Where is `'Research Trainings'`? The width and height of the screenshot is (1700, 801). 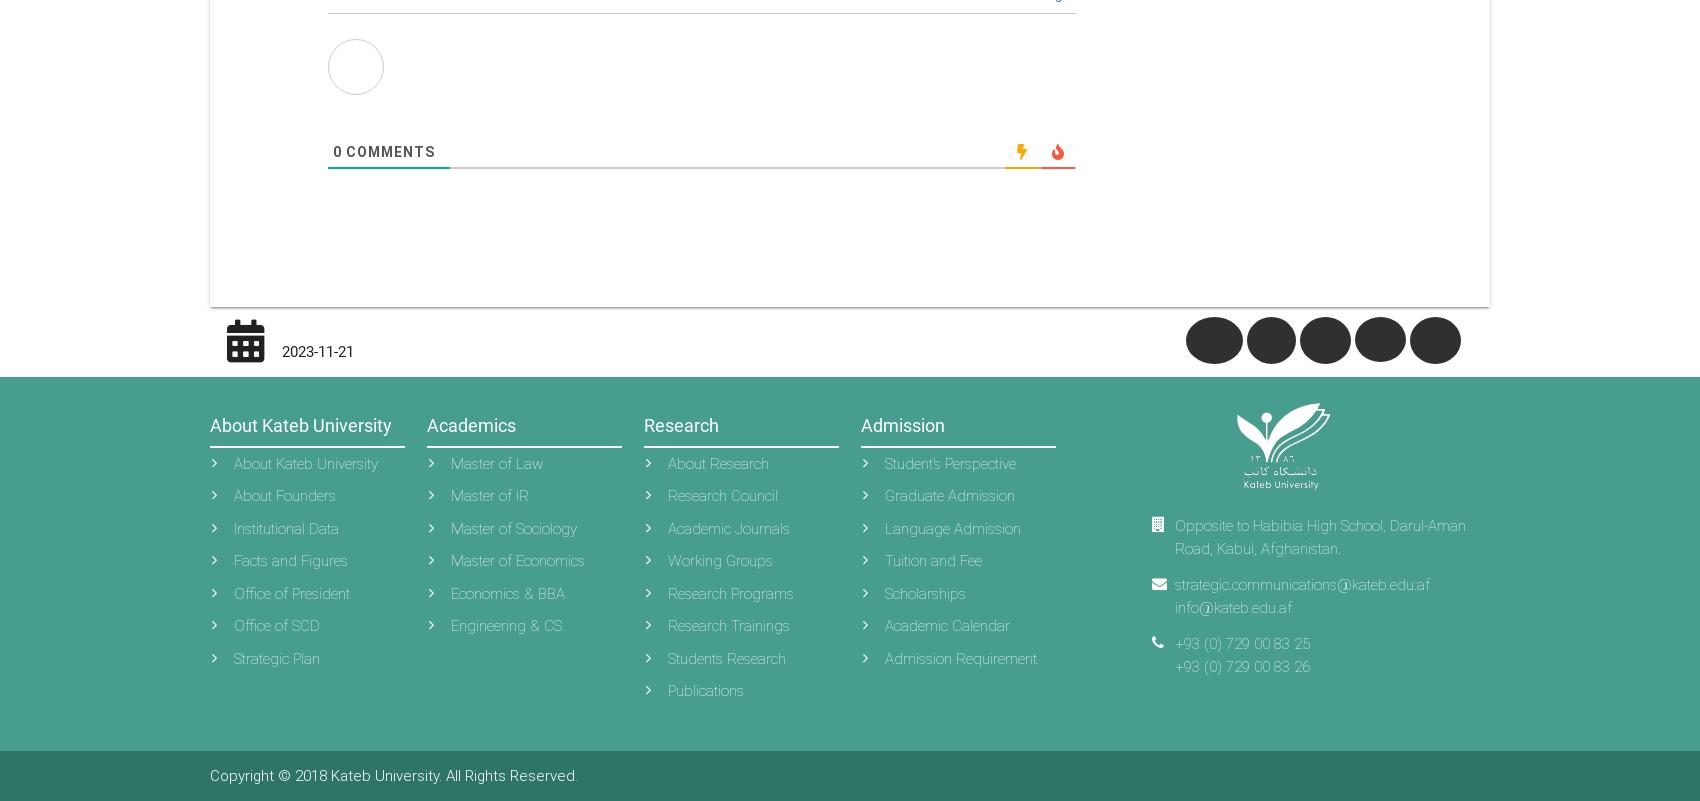 'Research Trainings' is located at coordinates (728, 624).